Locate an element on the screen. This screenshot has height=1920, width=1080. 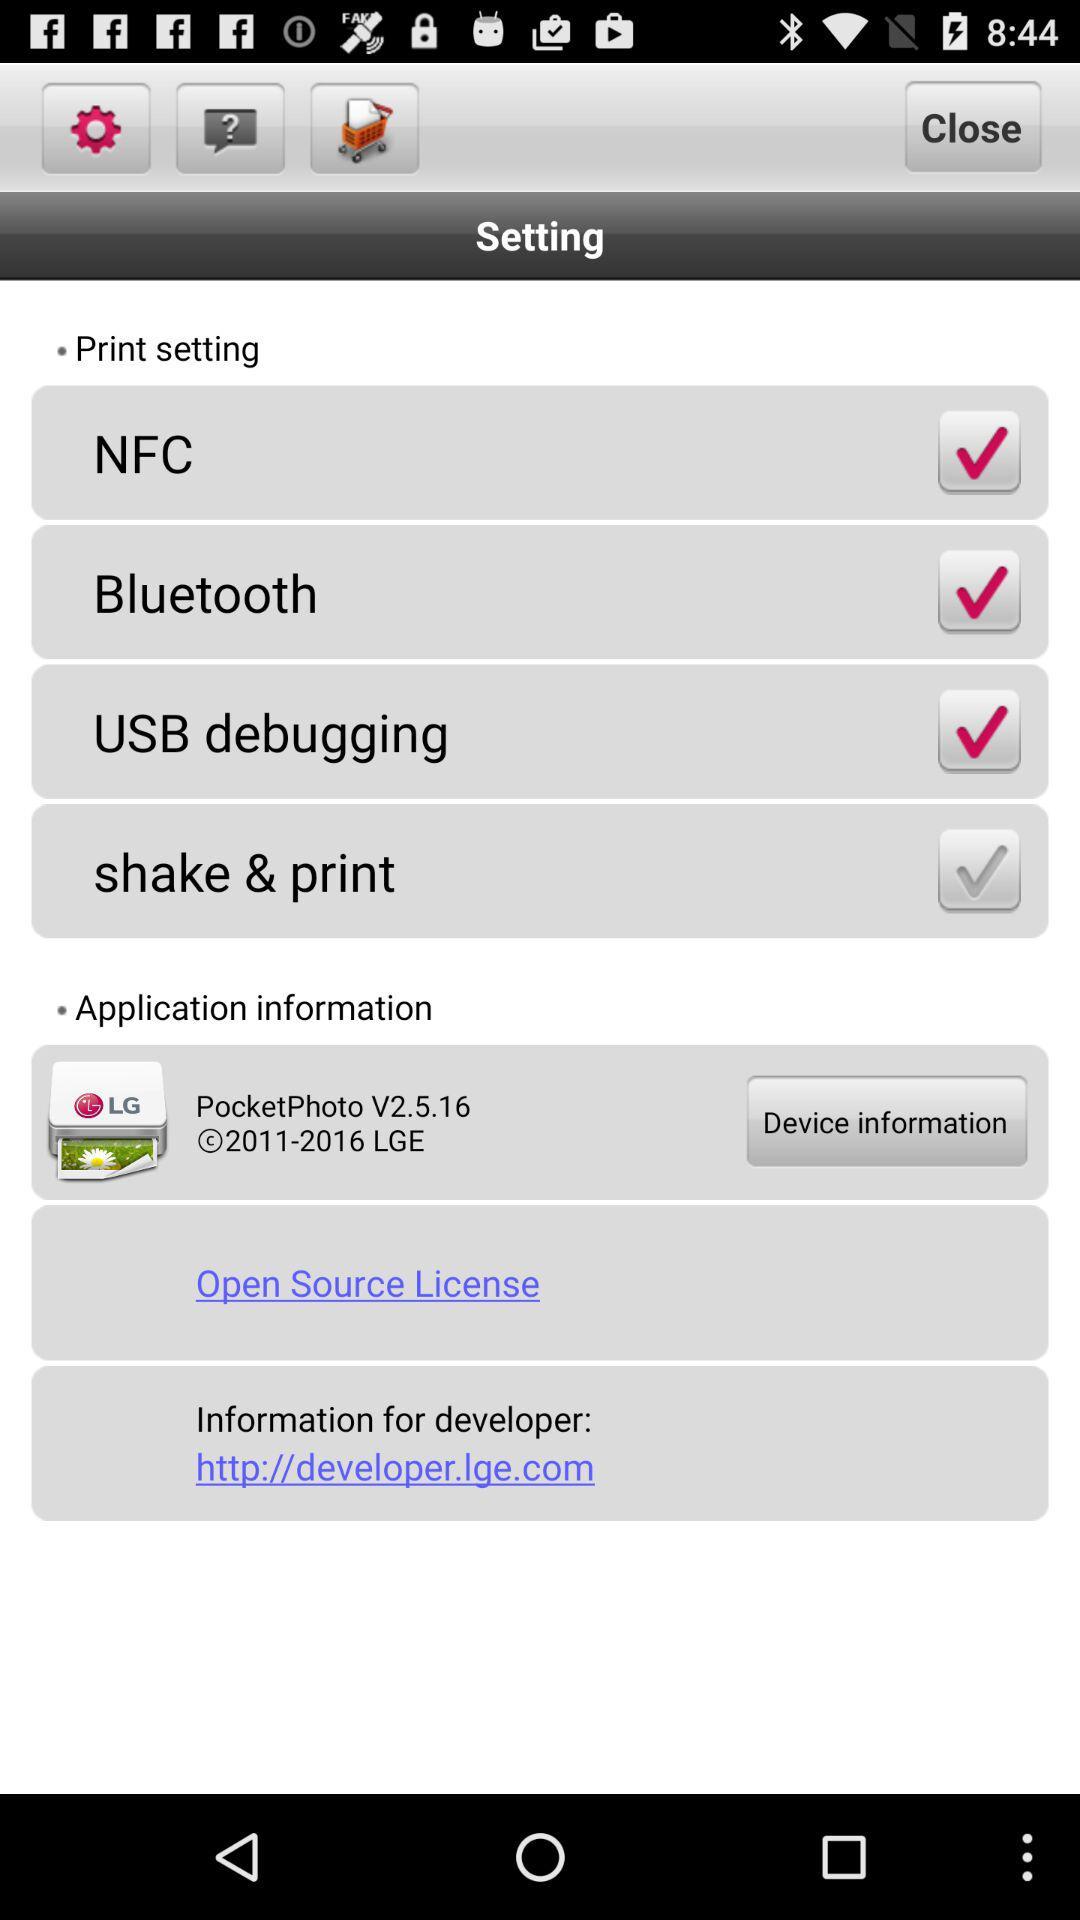
shake print is located at coordinates (978, 870).